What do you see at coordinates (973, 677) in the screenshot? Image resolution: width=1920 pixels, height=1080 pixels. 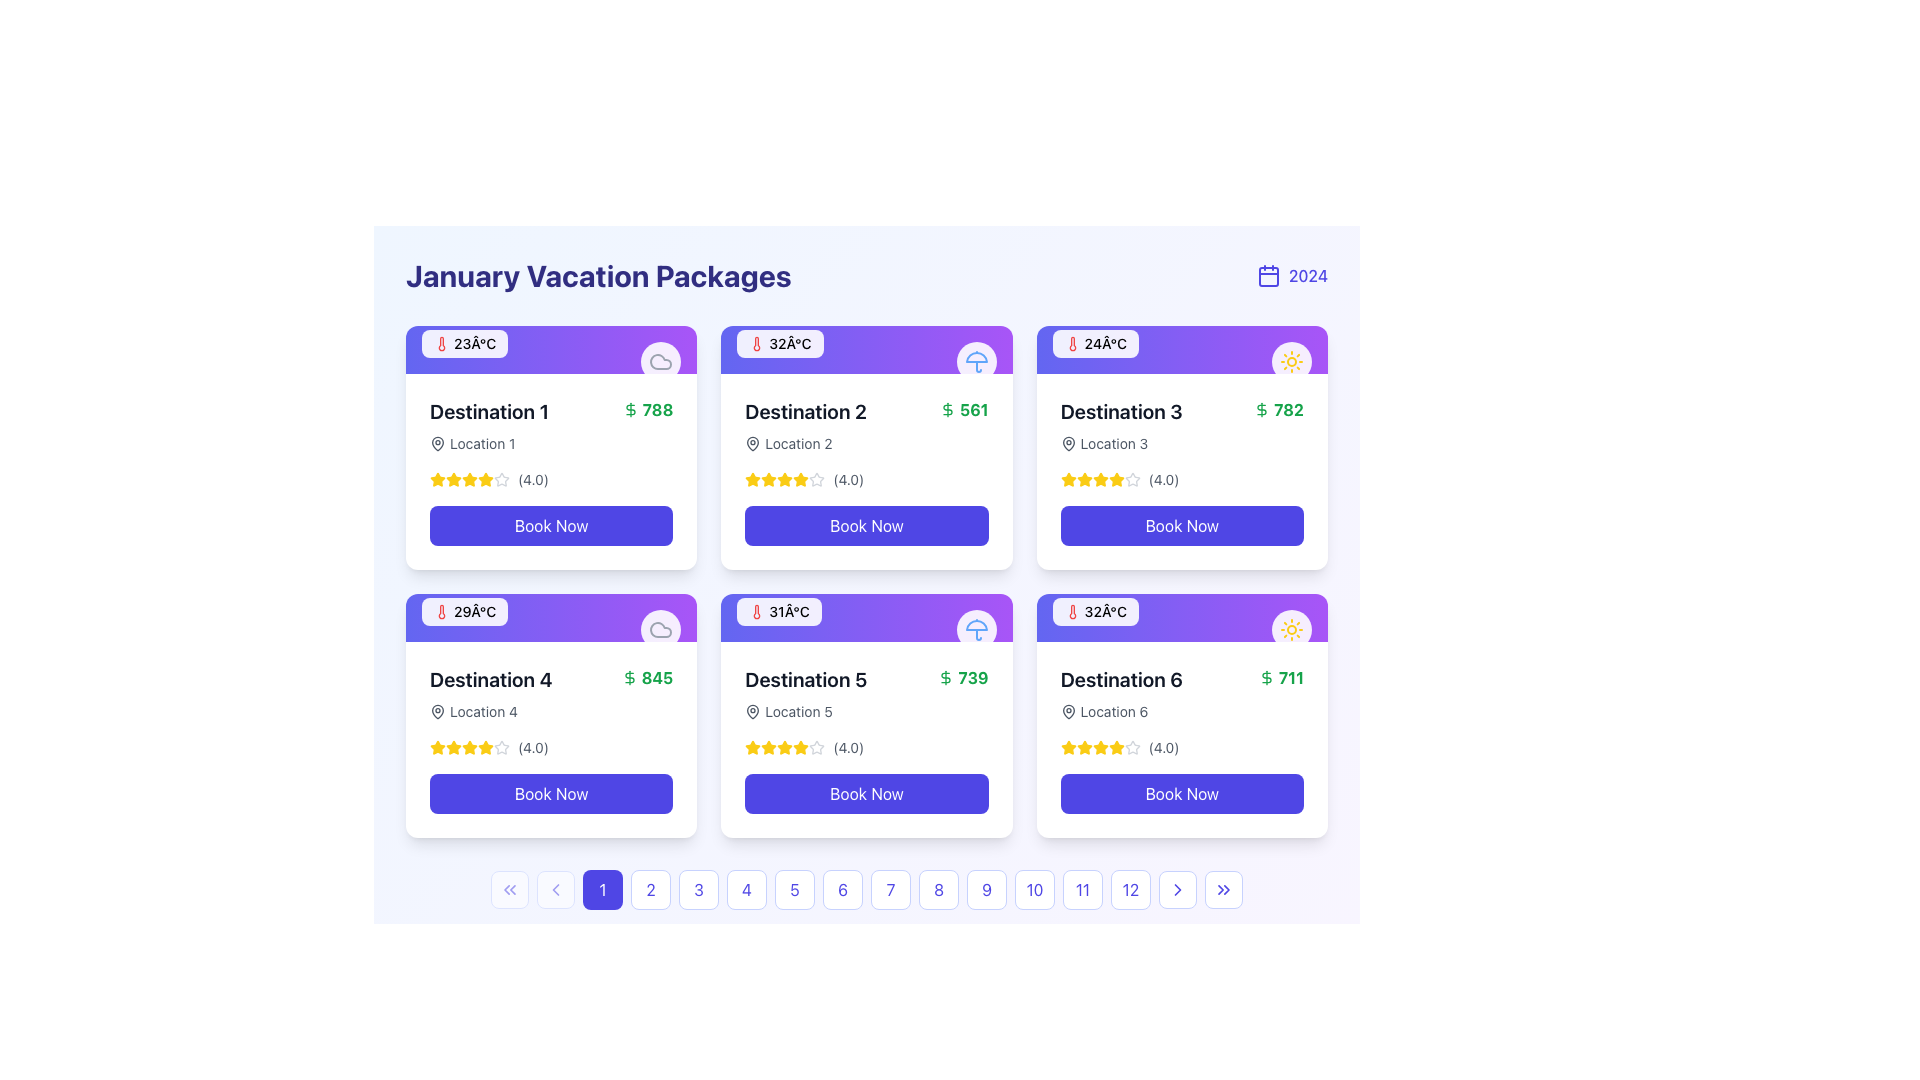 I see `the bold green text label displaying the number '739' within the Destination 5 card, which serves as a cost indicator` at bounding box center [973, 677].